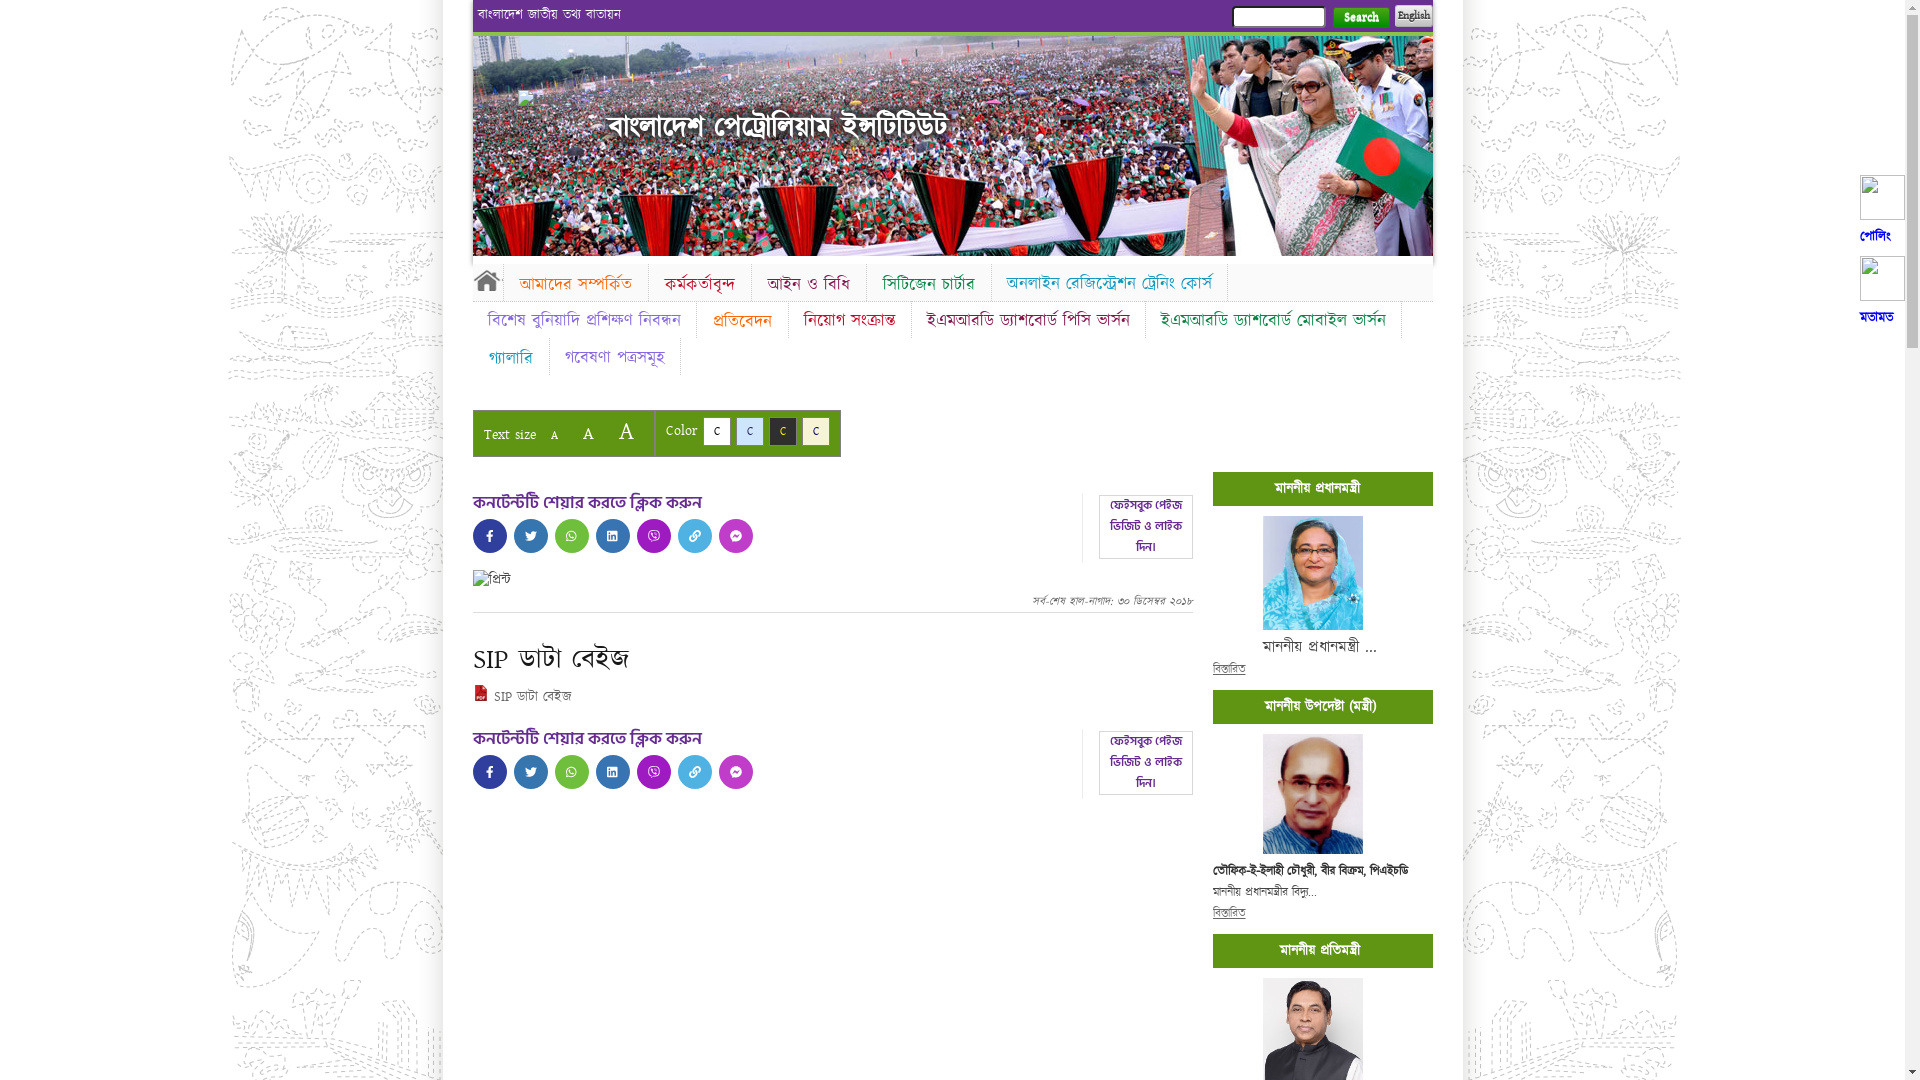 This screenshot has height=1080, width=1920. I want to click on 'Search', so click(1360, 17).